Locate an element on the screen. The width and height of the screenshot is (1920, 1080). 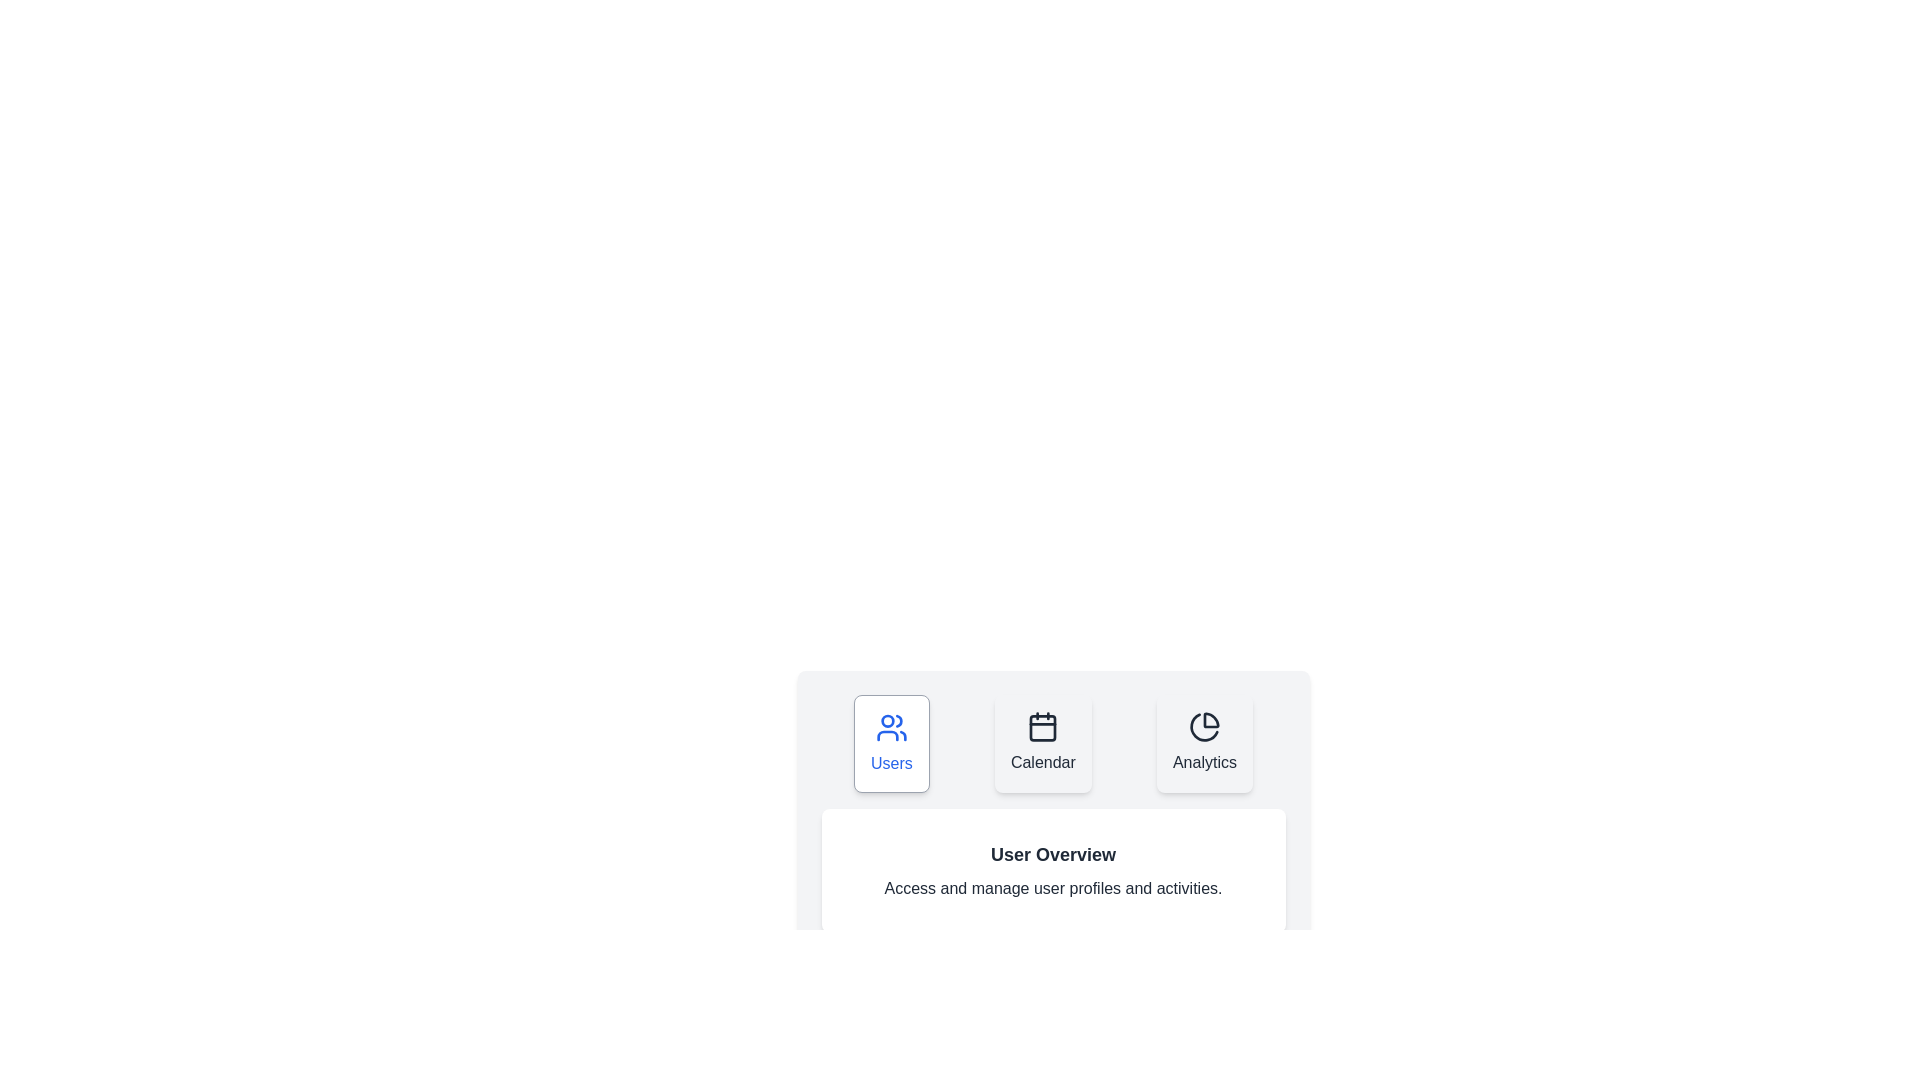
Decorative SVG element within the users' icon, located at the bottom-left part of the SVG structure, by performing a right-click action is located at coordinates (887, 736).